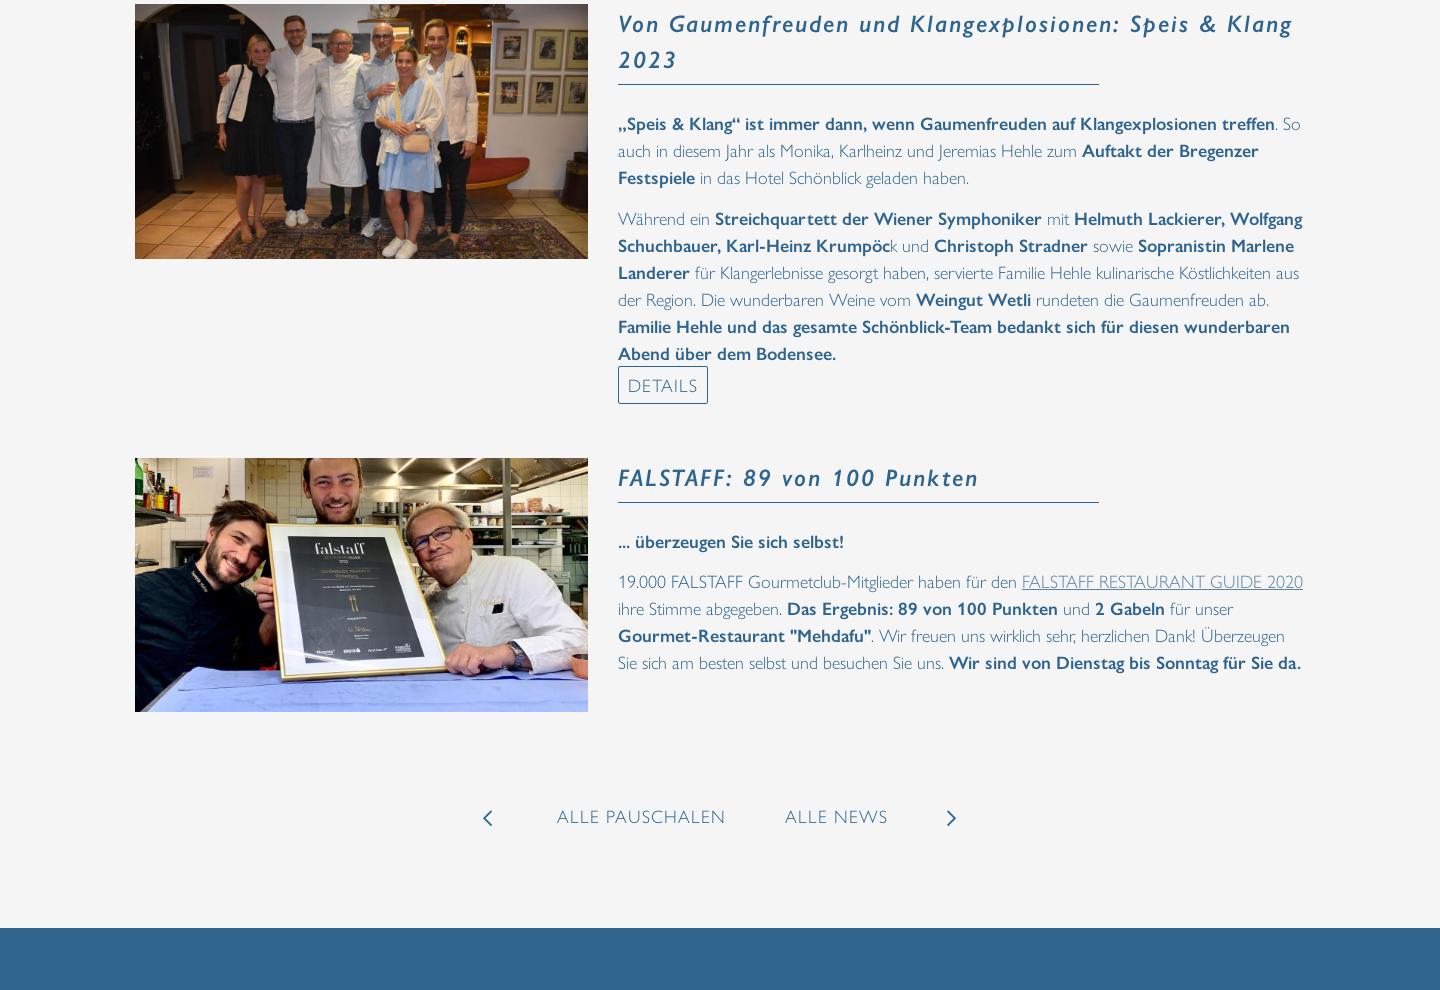  I want to click on 'rundeten die Gaumenfreuden ab.', so click(1152, 297).